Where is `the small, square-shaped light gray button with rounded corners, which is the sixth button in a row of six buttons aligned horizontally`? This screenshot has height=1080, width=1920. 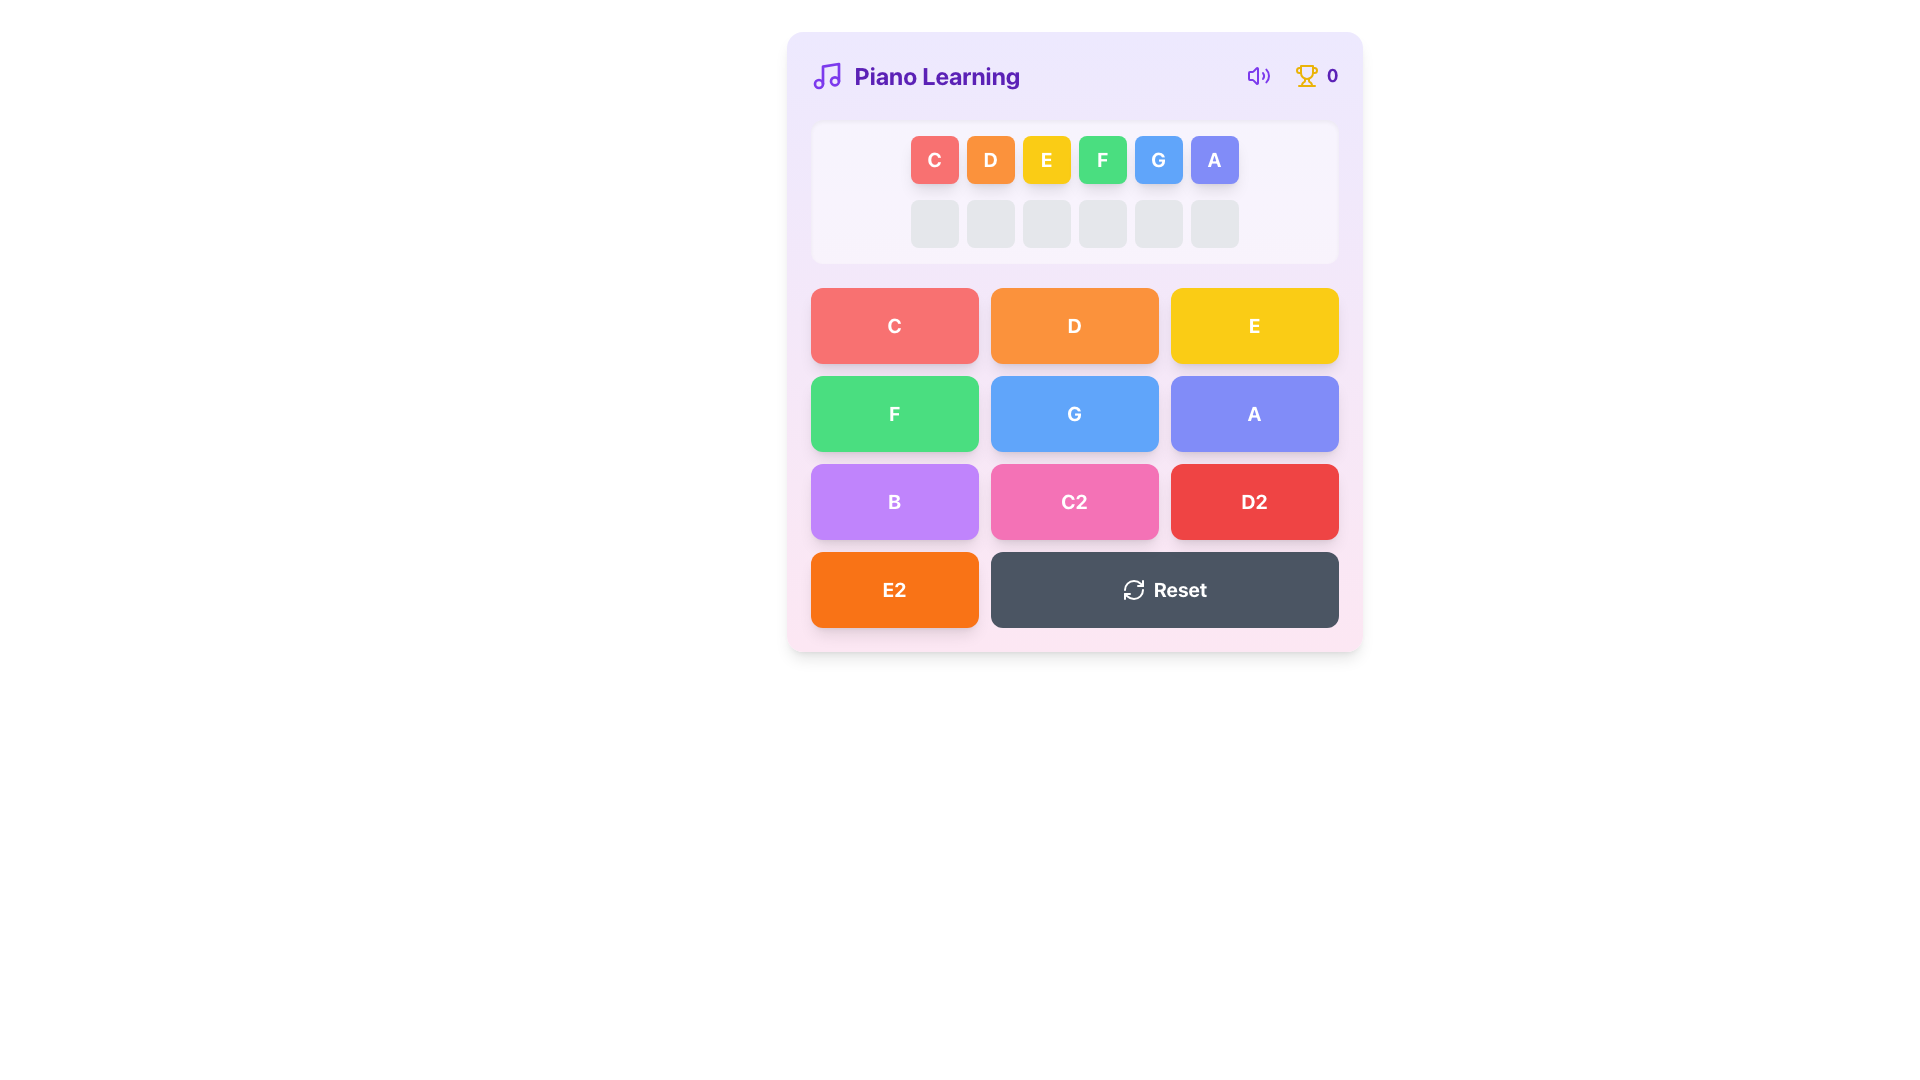
the small, square-shaped light gray button with rounded corners, which is the sixth button in a row of six buttons aligned horizontally is located at coordinates (1213, 223).